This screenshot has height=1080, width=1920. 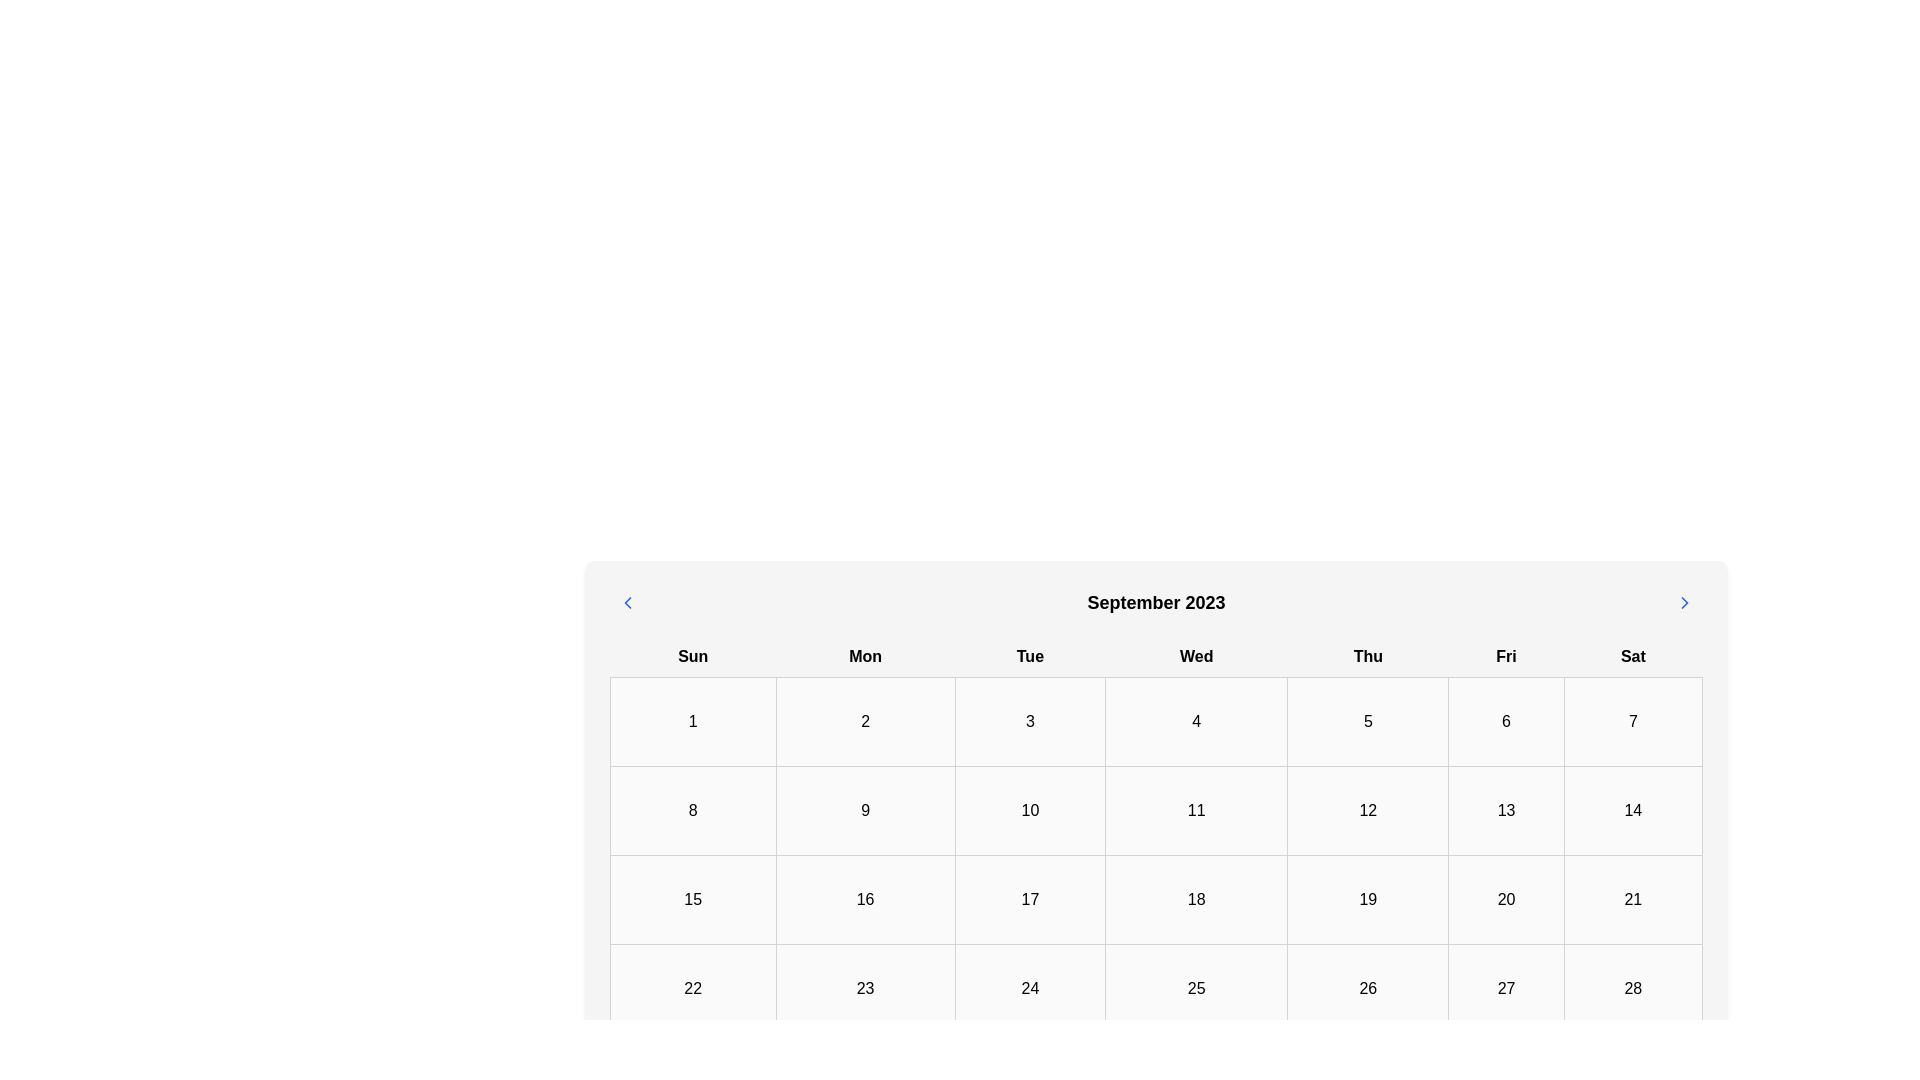 I want to click on the calendar header displaying the current month and year to focus on it, so click(x=1156, y=601).